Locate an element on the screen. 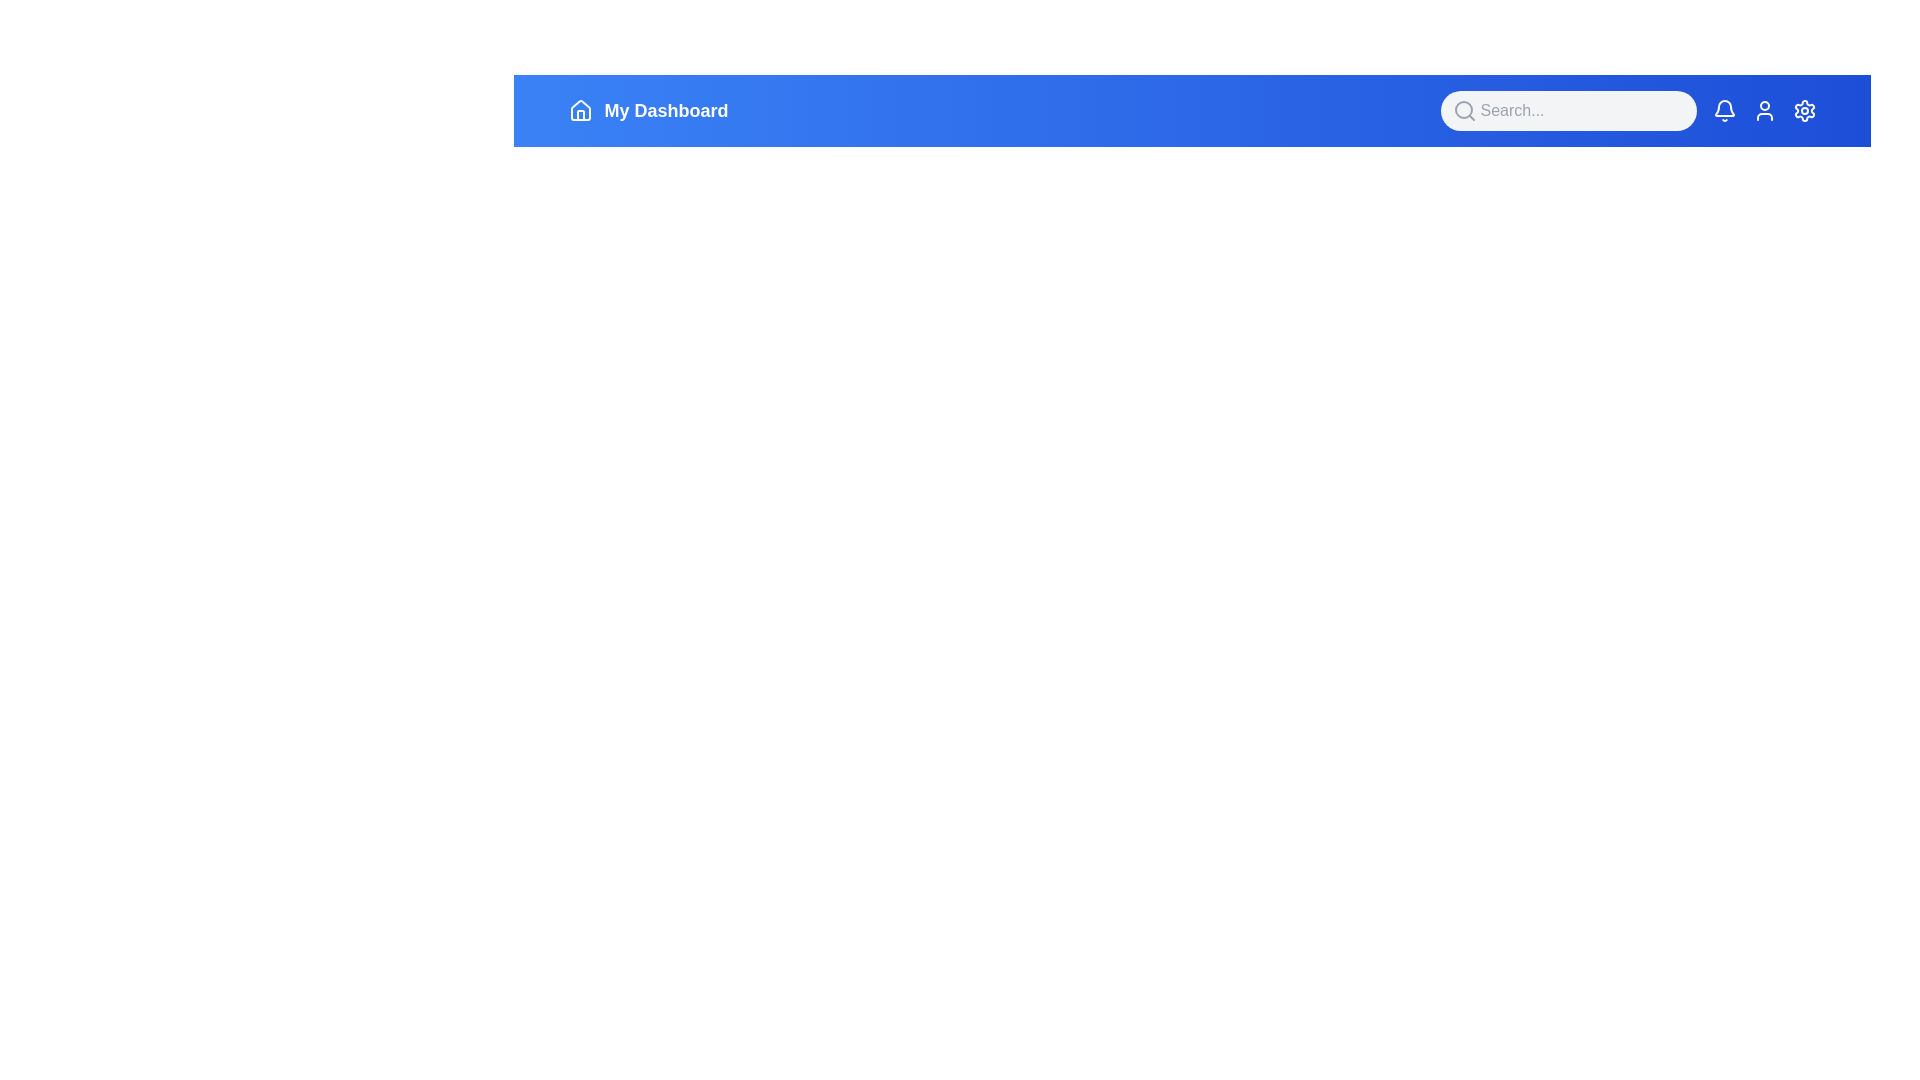 This screenshot has width=1920, height=1080. the search bar and type the search query is located at coordinates (1567, 111).